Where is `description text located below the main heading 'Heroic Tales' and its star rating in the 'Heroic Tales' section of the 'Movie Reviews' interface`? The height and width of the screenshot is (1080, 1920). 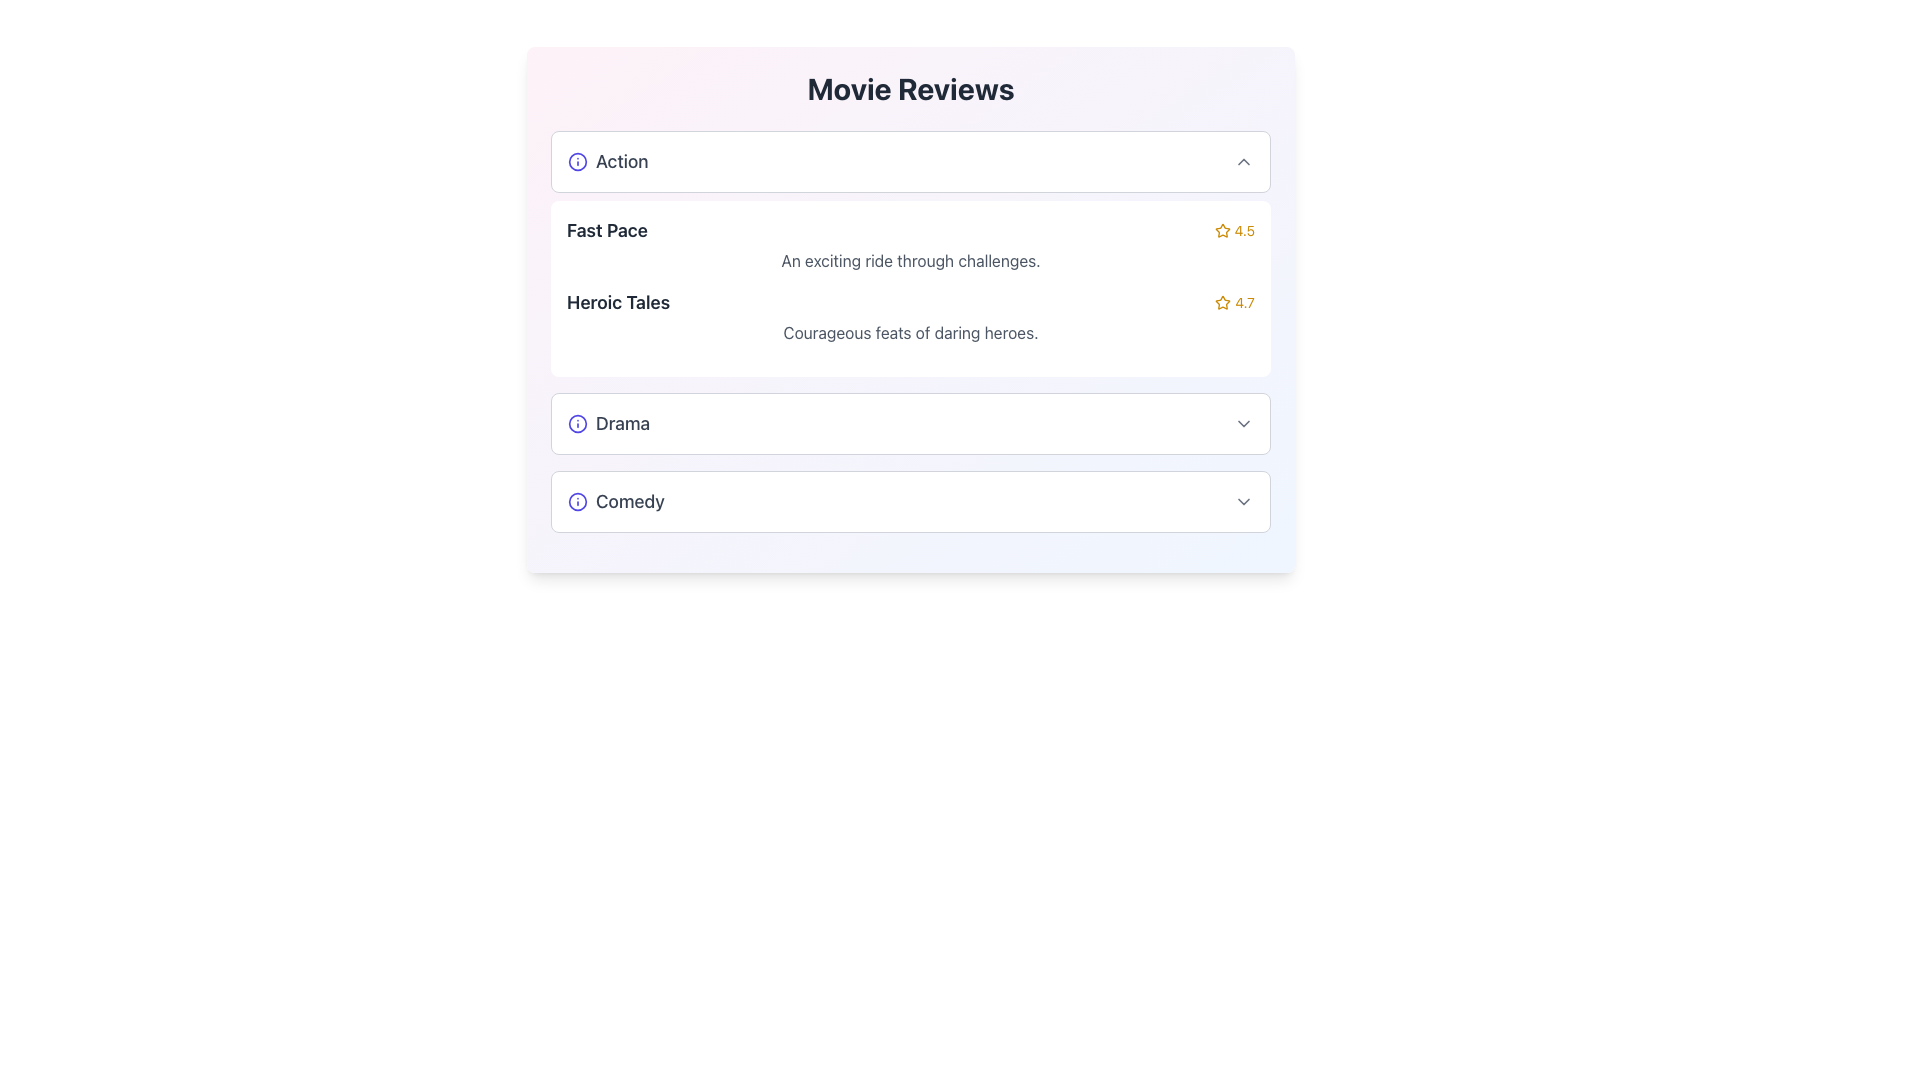 description text located below the main heading 'Heroic Tales' and its star rating in the 'Heroic Tales' section of the 'Movie Reviews' interface is located at coordinates (910, 331).